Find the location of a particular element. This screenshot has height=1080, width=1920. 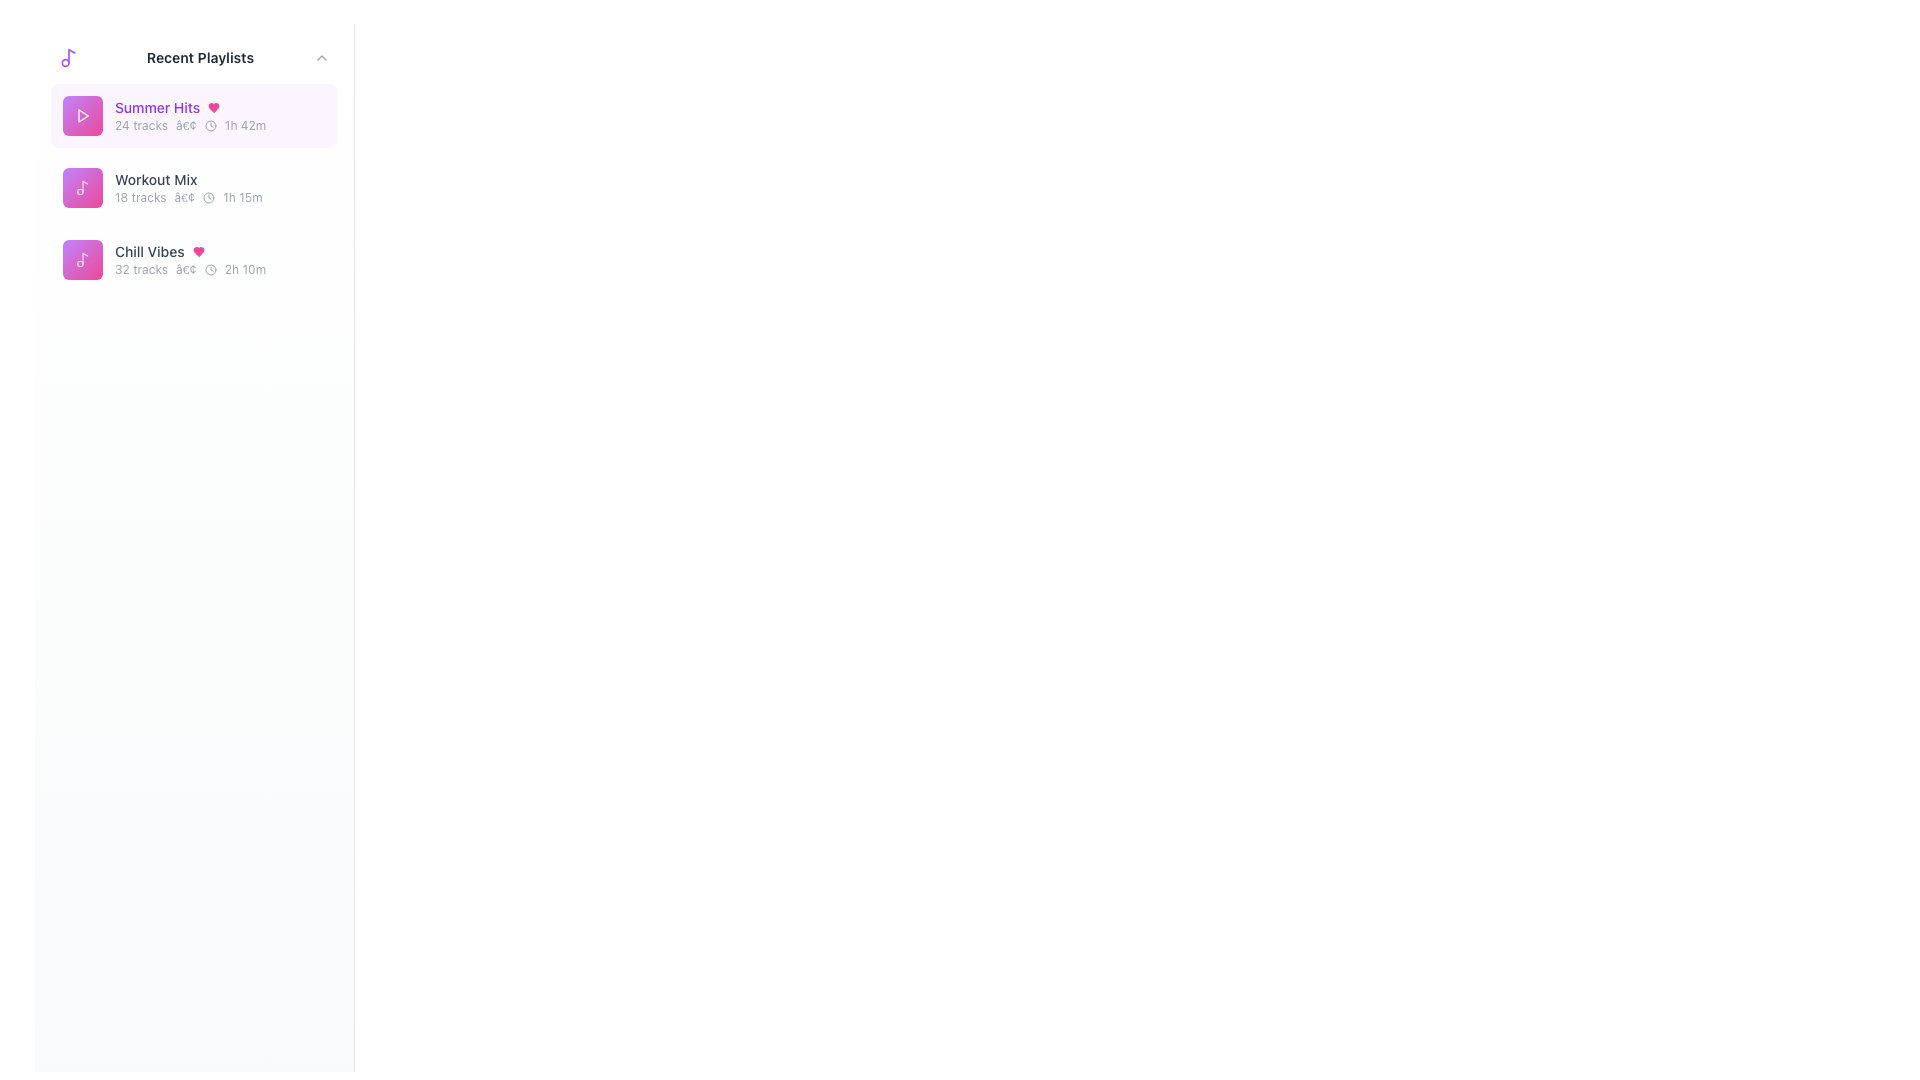

the square icon with a gradient background transitioning from purple to pink, featuring a white musical note symbol, located to the left of the 'Workout Mix' playlist item in the 'Recent Playlists' section is located at coordinates (81, 188).